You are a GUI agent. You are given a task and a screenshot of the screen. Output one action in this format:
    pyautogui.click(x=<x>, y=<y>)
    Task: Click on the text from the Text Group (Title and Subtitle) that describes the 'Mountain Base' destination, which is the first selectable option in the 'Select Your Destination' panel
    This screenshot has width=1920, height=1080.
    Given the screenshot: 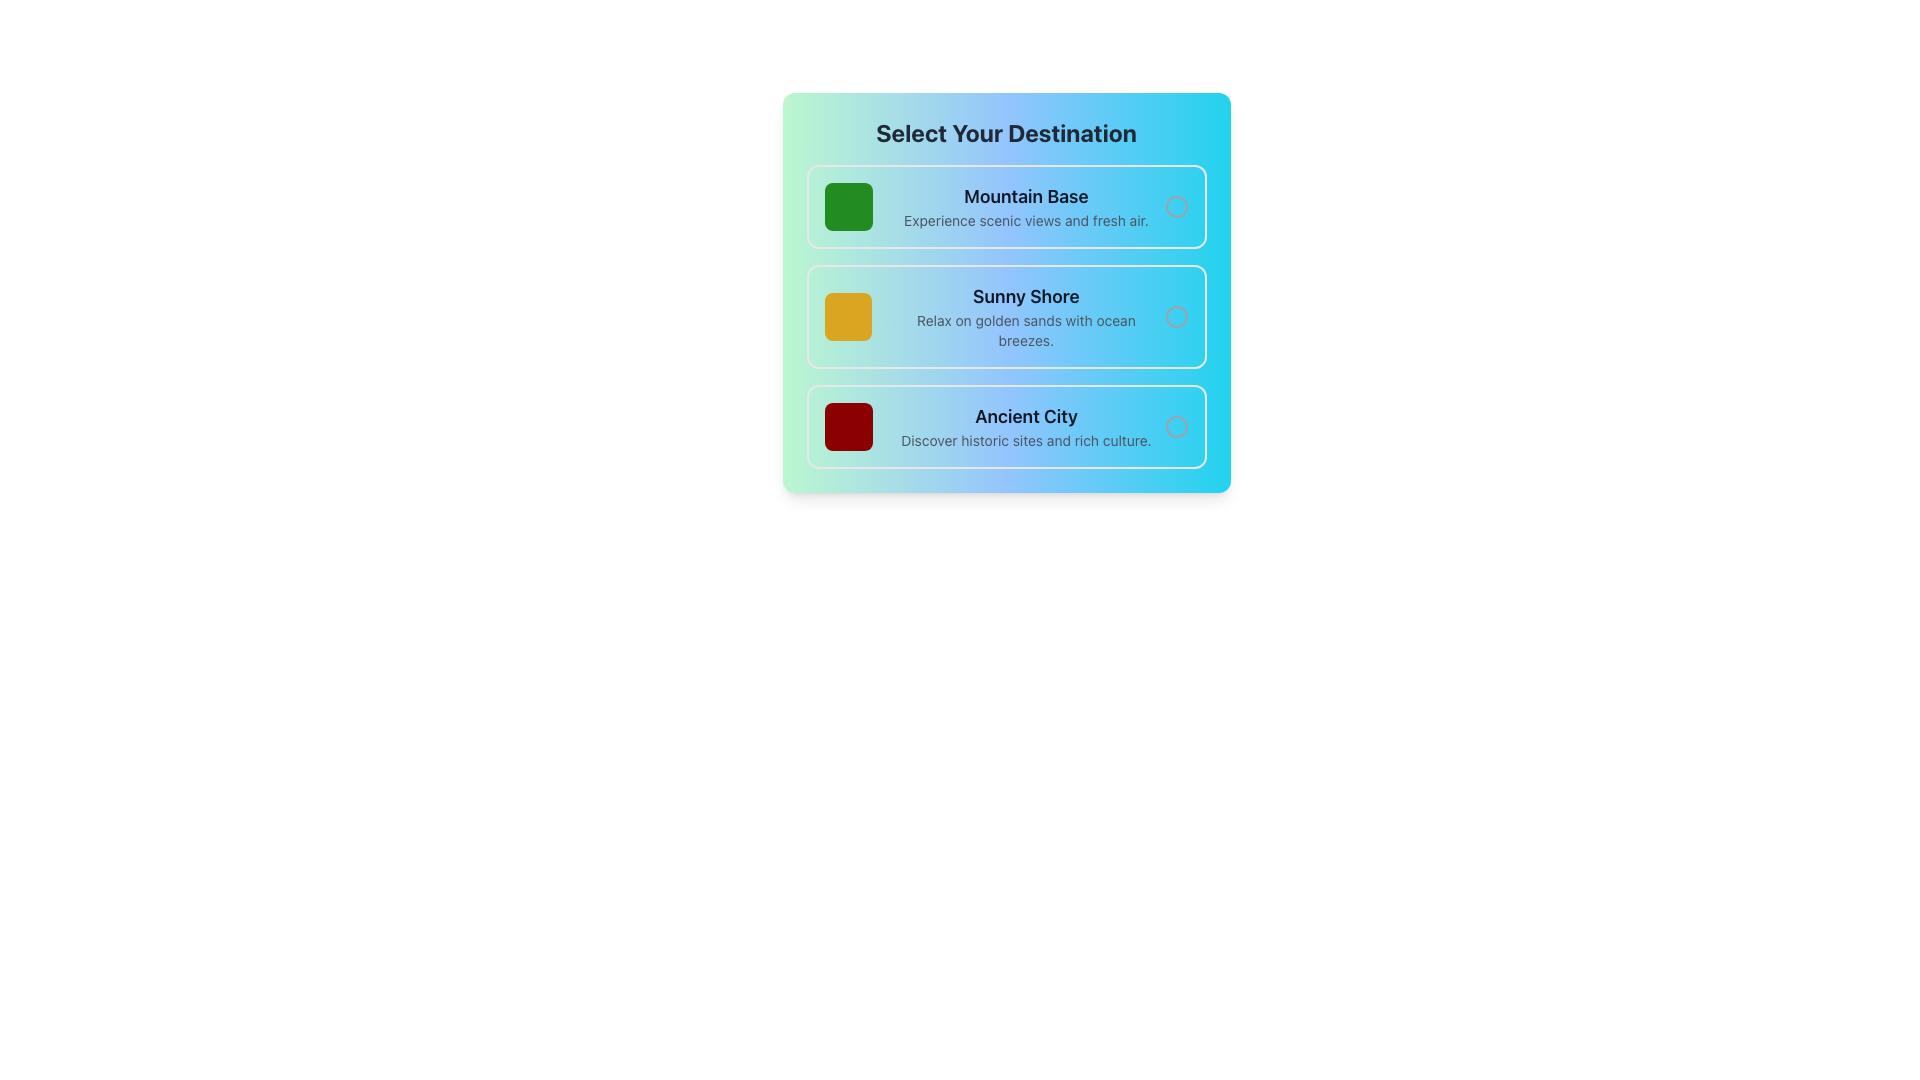 What is the action you would take?
    pyautogui.click(x=1026, y=207)
    